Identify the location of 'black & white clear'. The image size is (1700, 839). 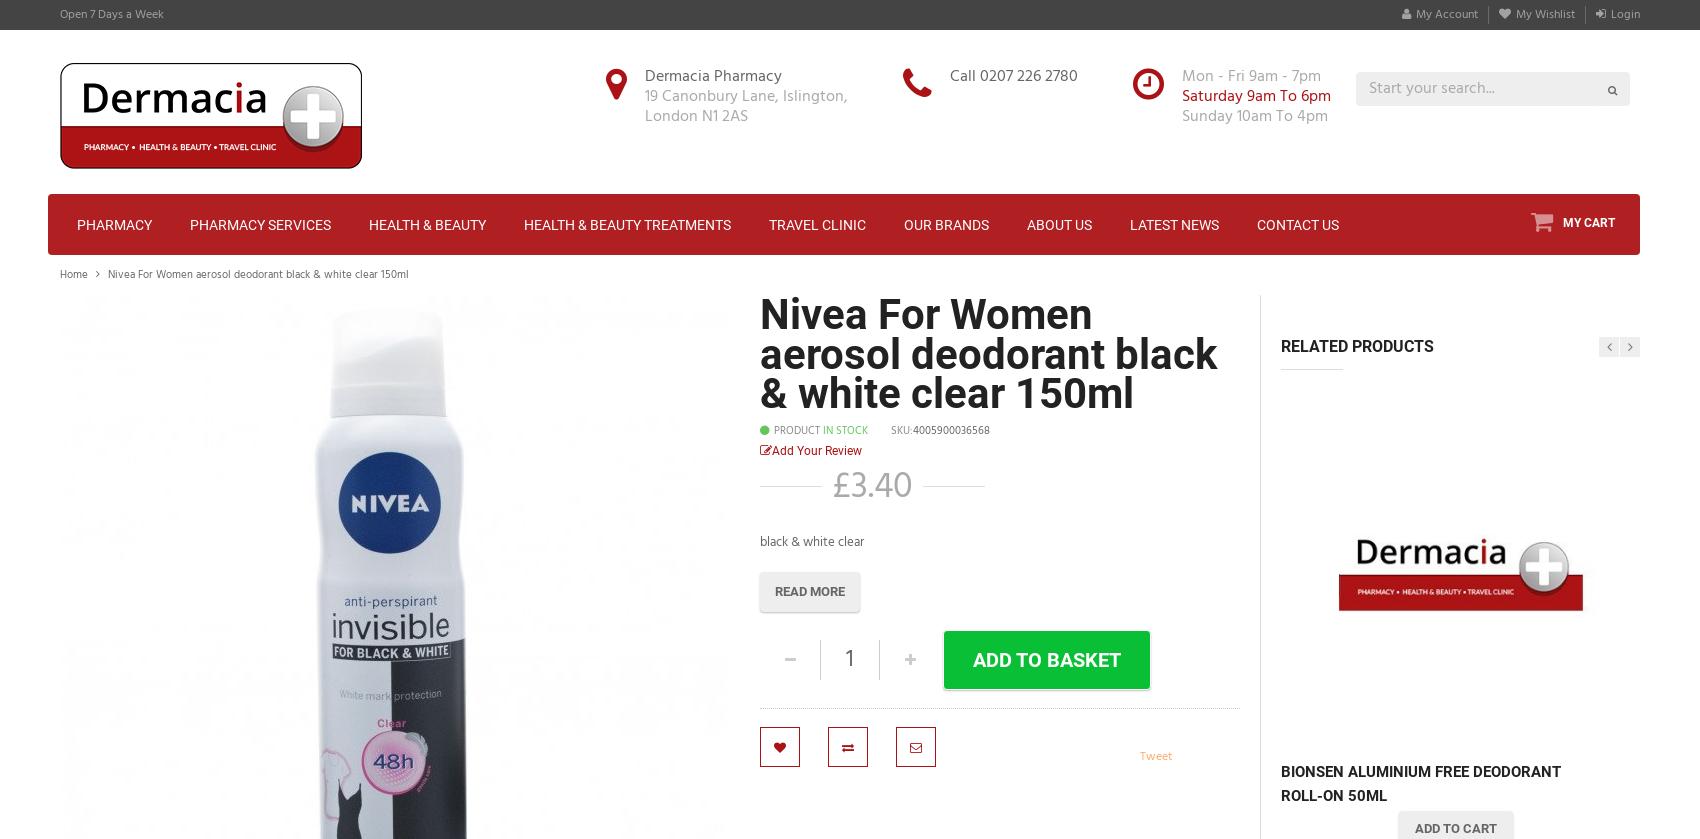
(759, 541).